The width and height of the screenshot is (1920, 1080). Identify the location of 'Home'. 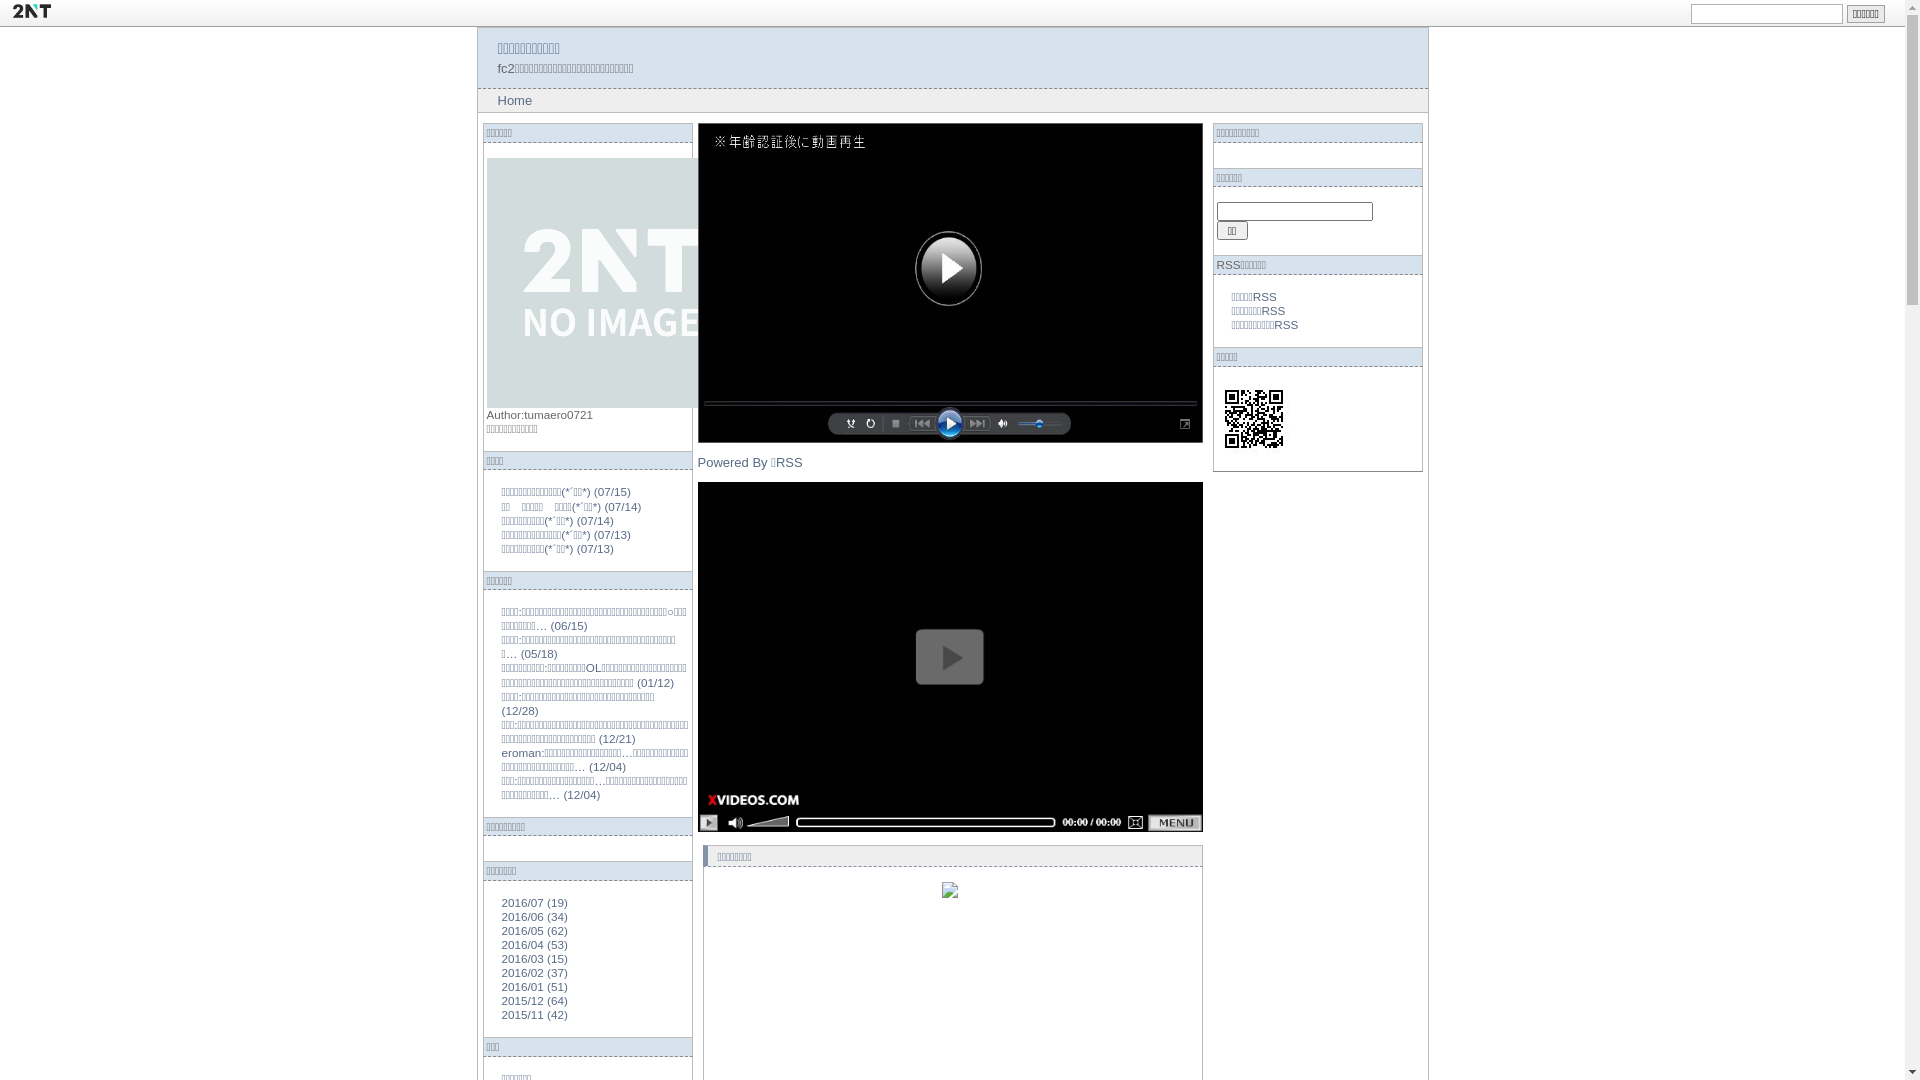
(515, 100).